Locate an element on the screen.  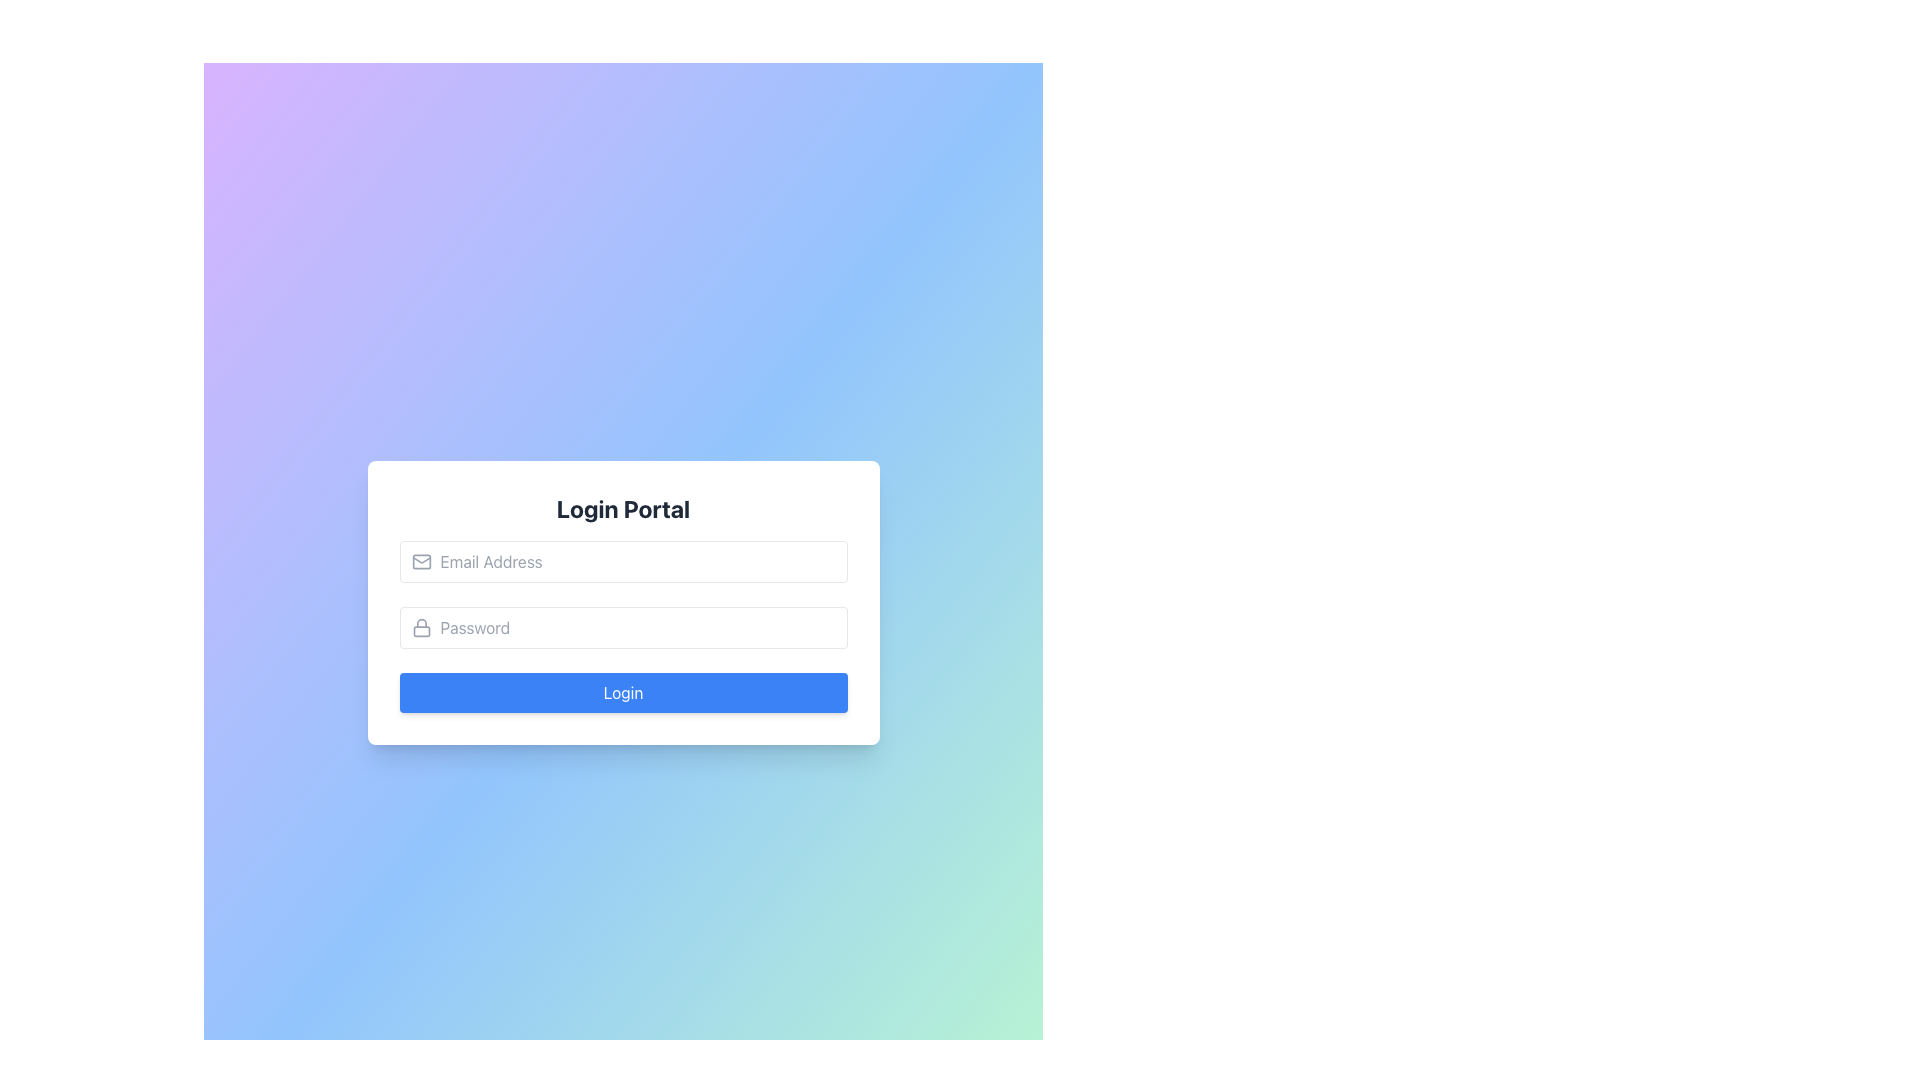
the topmost rectangle of the padlock icon, which is located to the left of the 'Password' input field in the login form is located at coordinates (420, 631).